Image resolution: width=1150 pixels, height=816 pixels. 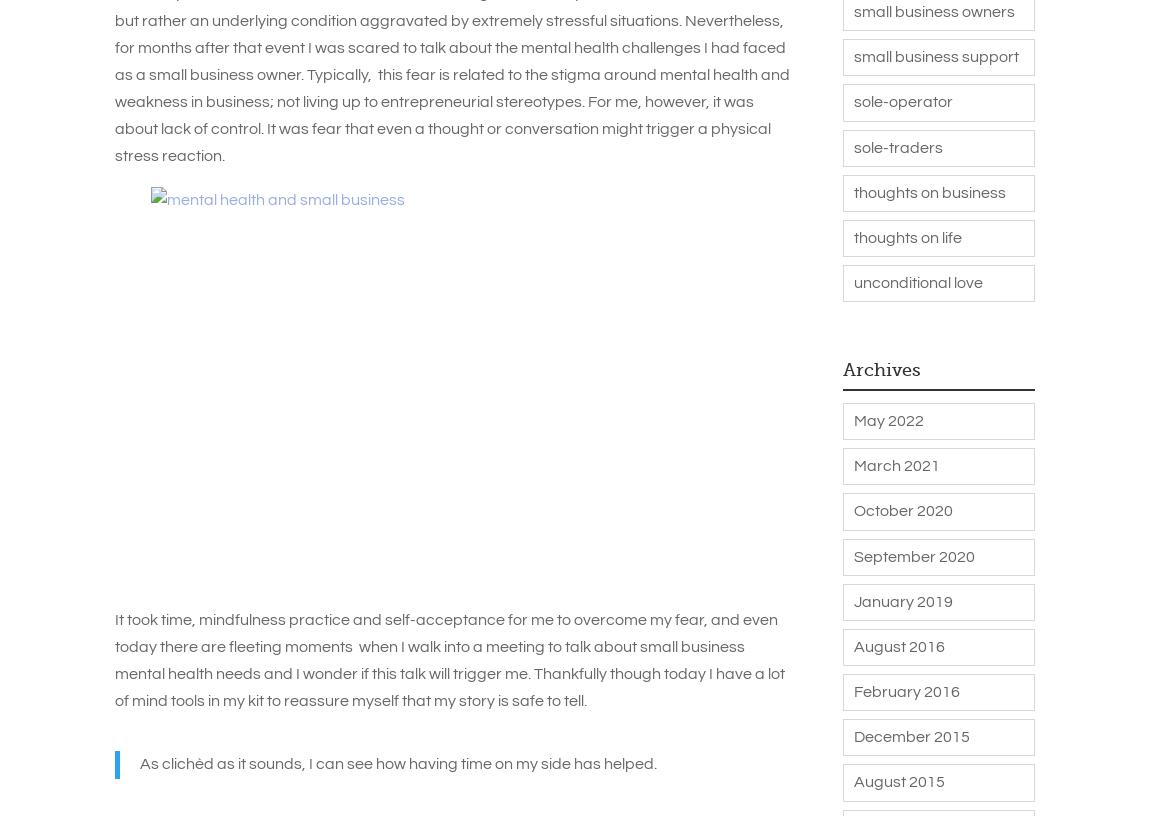 What do you see at coordinates (902, 600) in the screenshot?
I see `'January 2019'` at bounding box center [902, 600].